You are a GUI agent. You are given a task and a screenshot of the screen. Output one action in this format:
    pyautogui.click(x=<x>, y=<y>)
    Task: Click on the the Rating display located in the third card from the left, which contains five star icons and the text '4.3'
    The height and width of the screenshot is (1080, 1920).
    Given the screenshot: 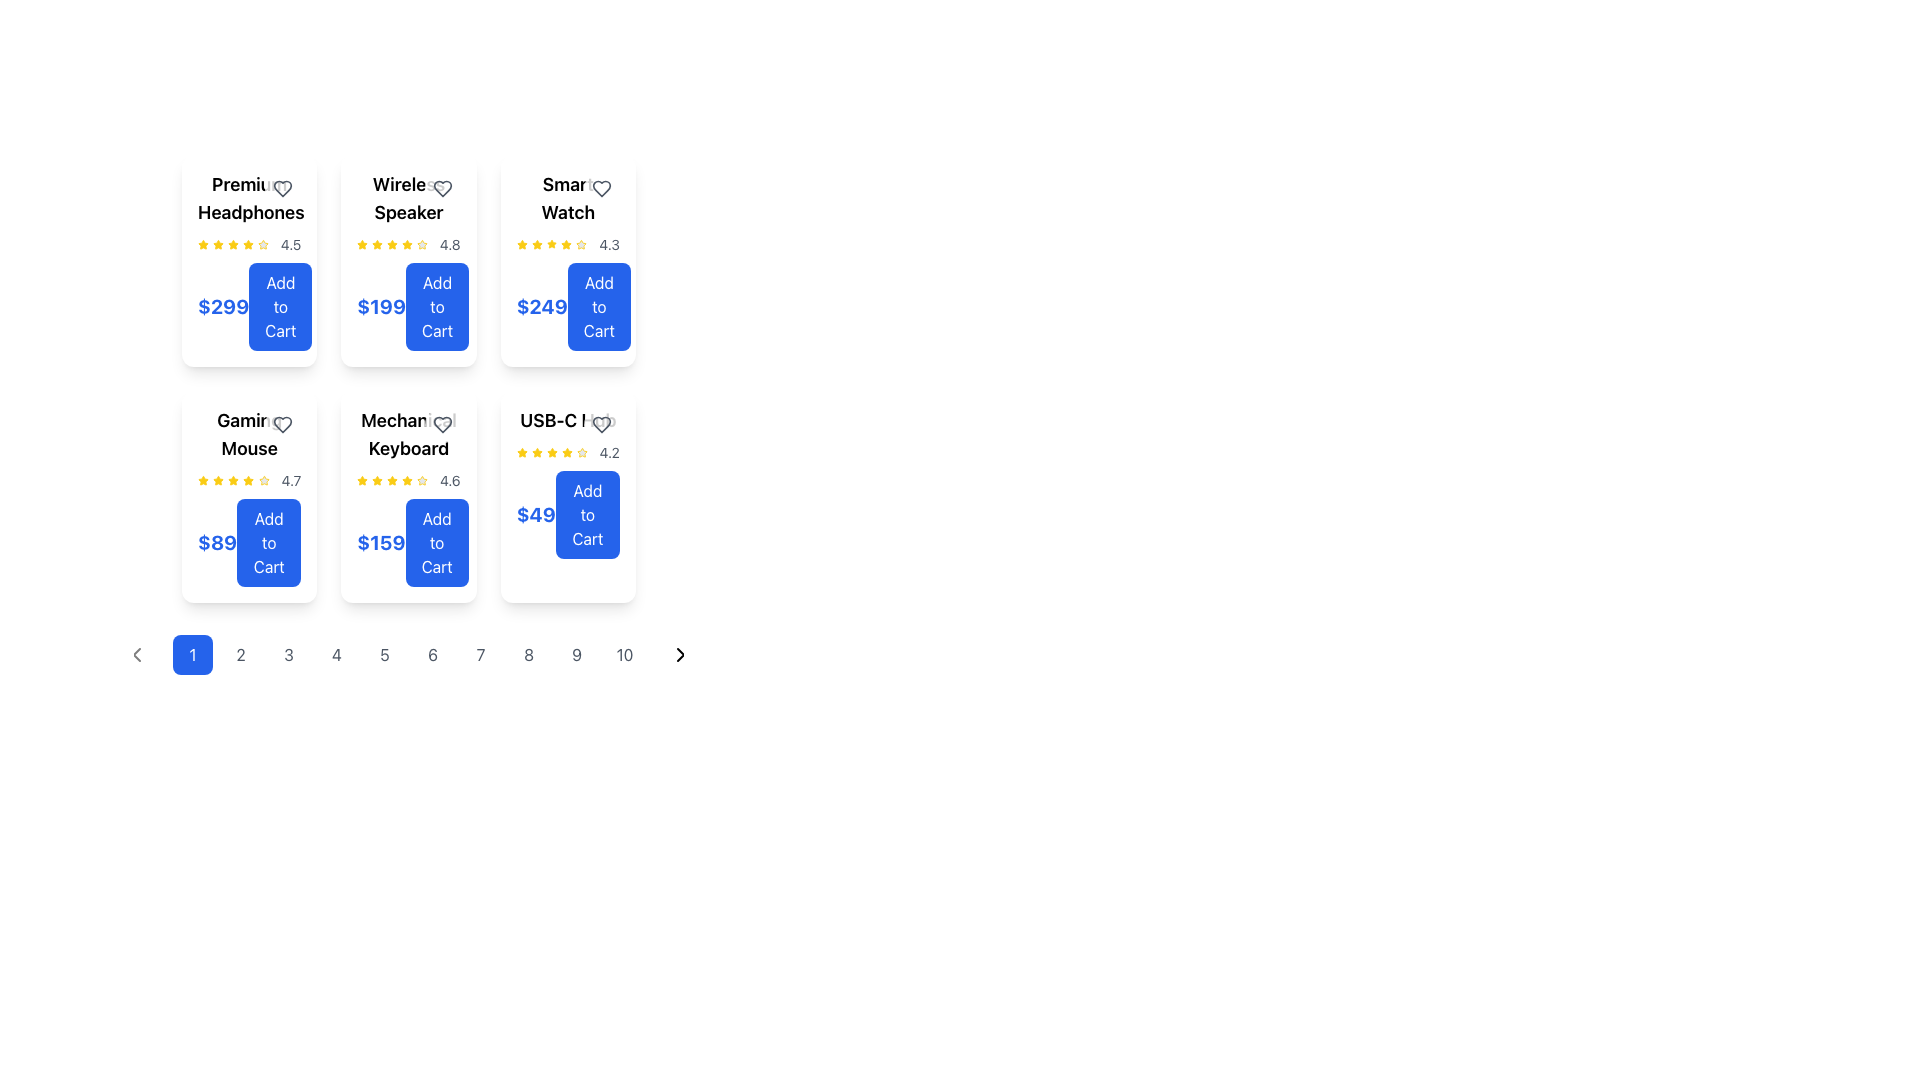 What is the action you would take?
    pyautogui.click(x=567, y=244)
    